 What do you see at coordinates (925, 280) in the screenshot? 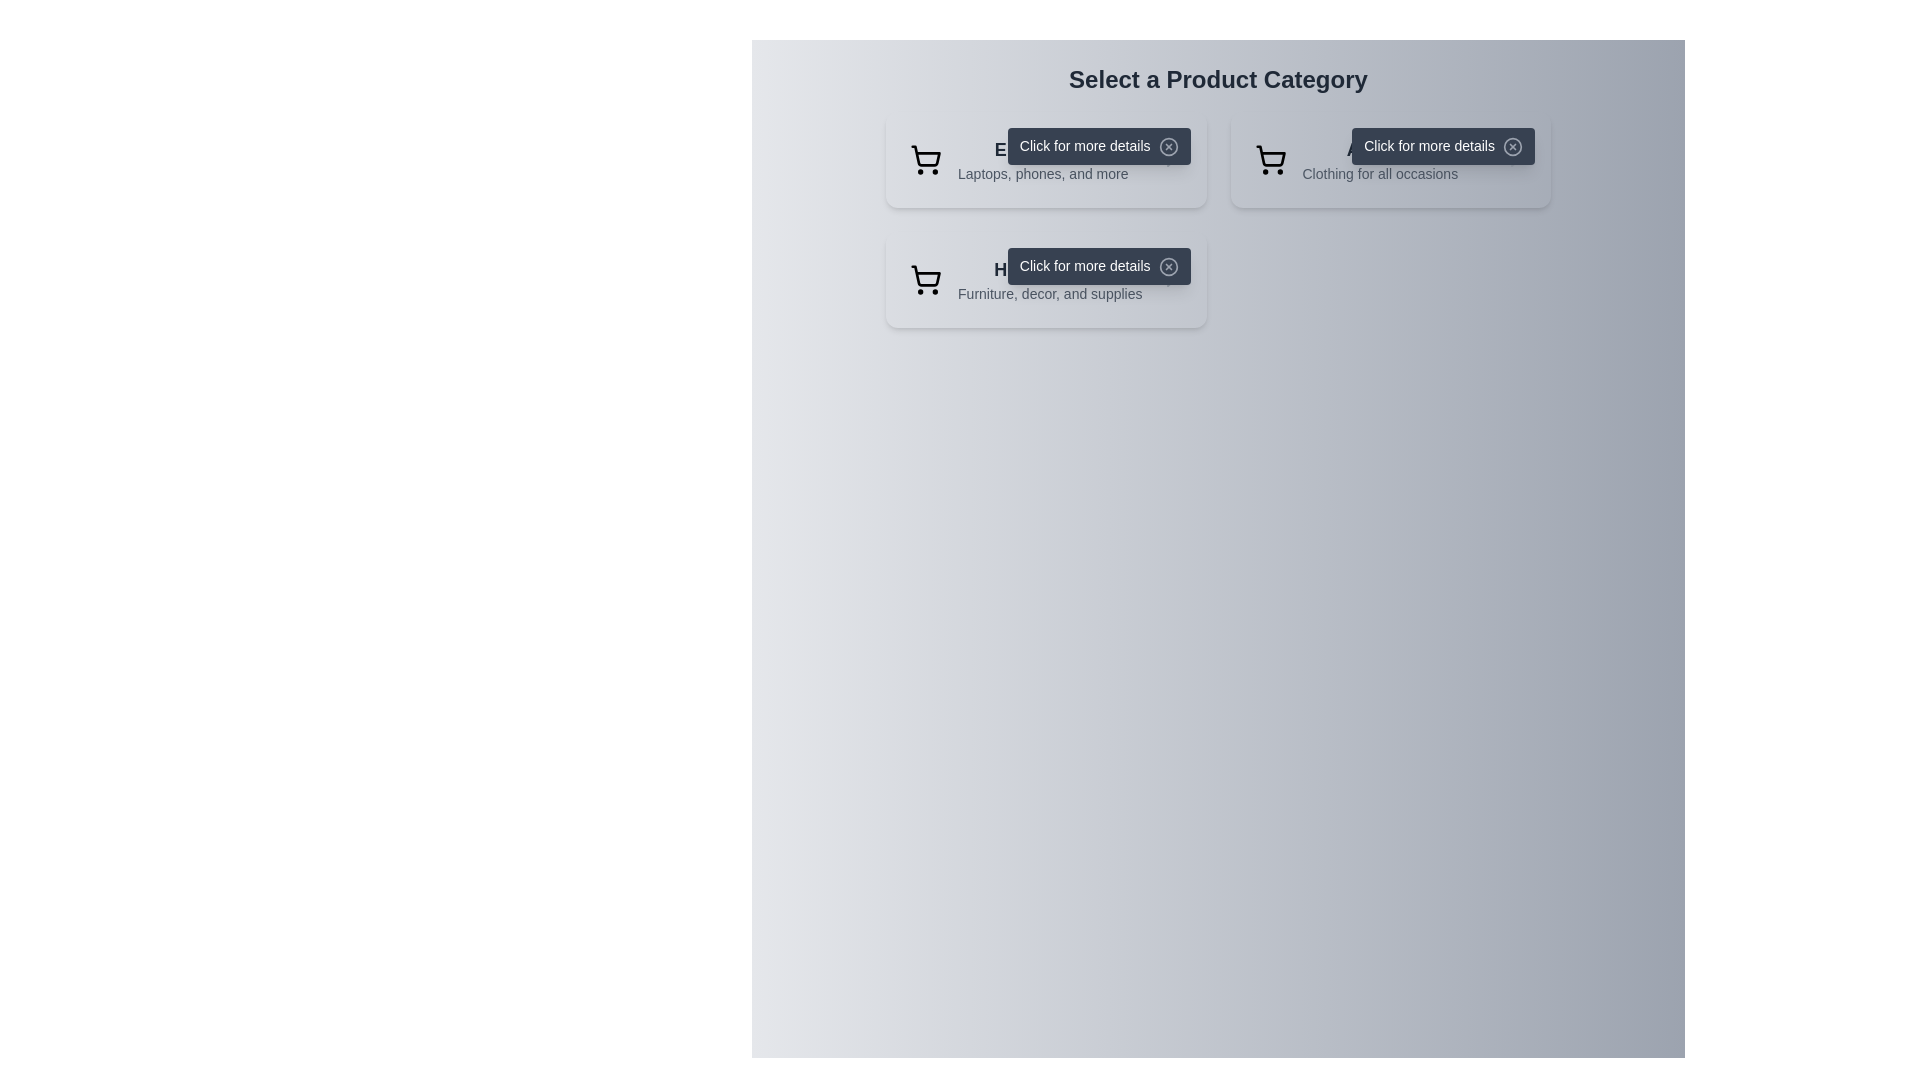
I see `the shopping cart icon which is styled with a dashed stroke pattern and located to the left of the 'Home Goods' text in the card layout for the 'Furniture, decor, and supplies' category` at bounding box center [925, 280].